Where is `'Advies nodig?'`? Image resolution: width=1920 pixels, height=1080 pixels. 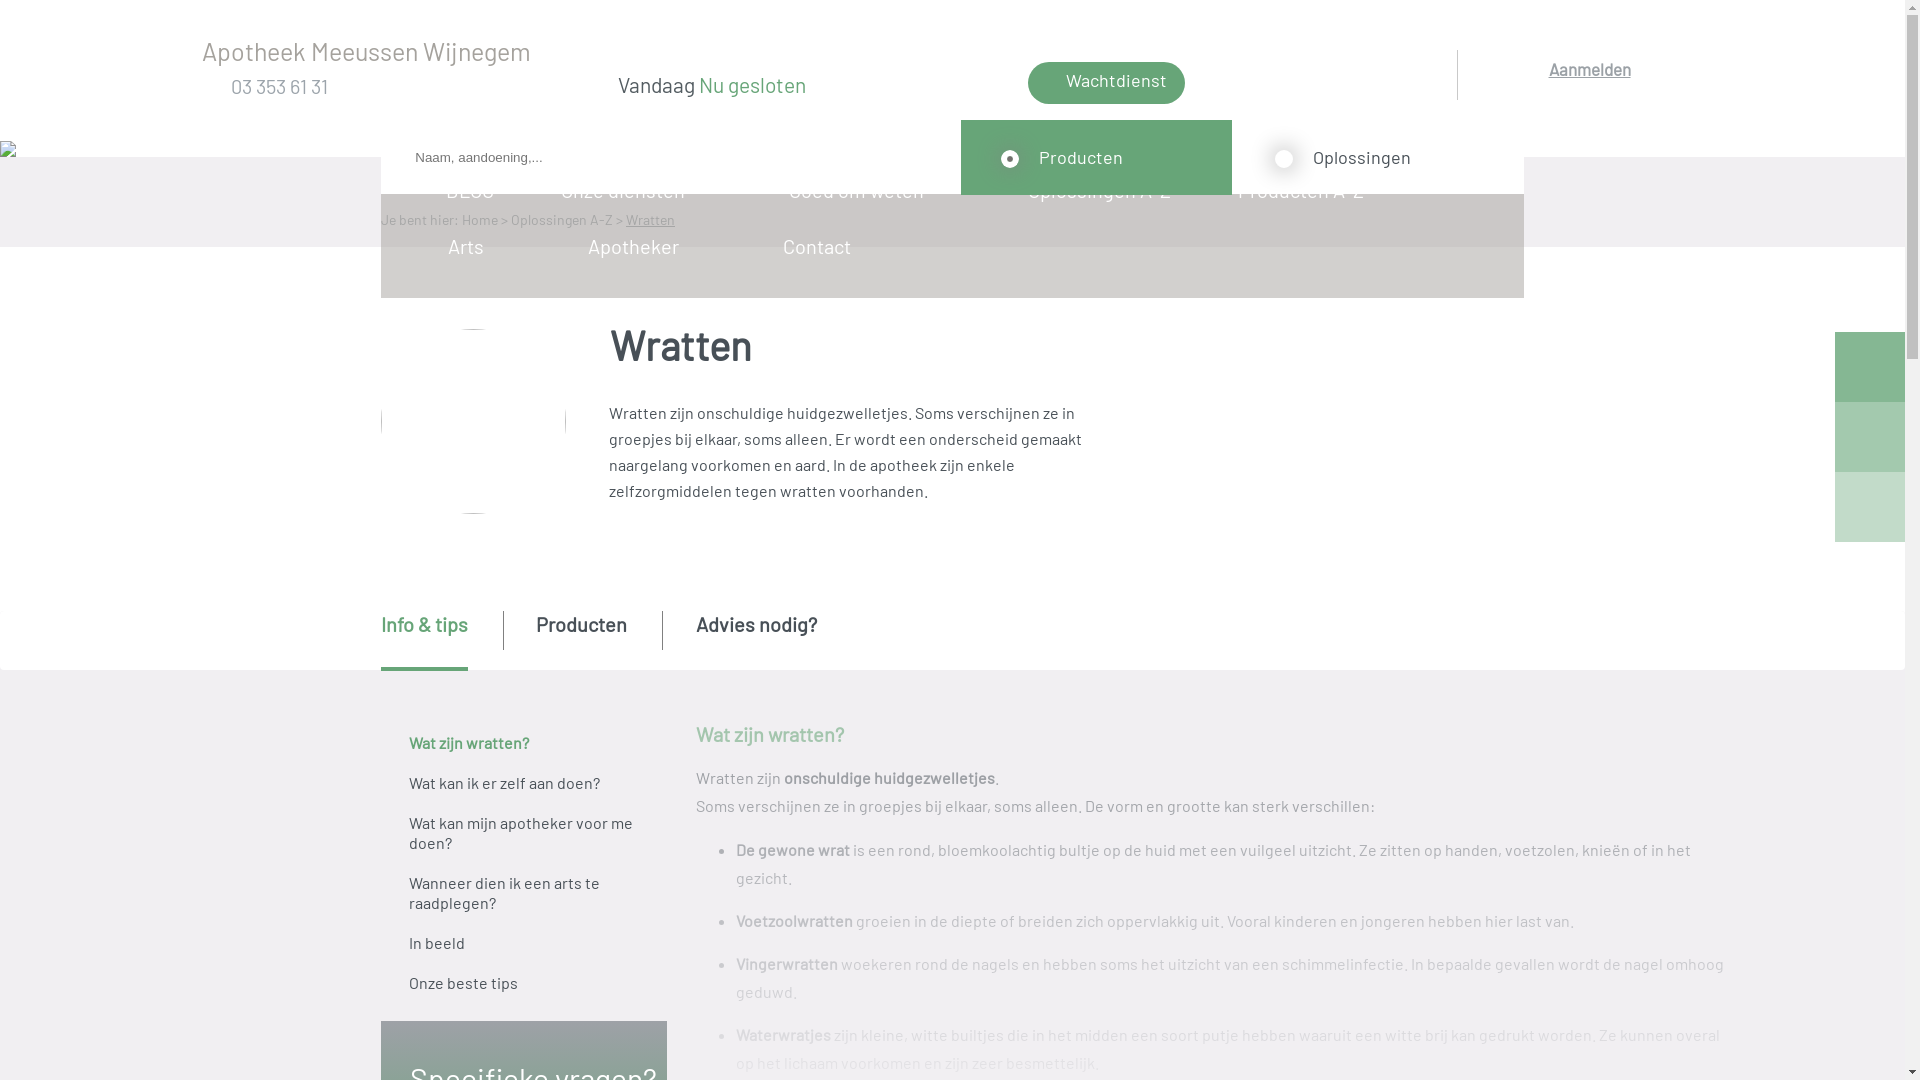 'Advies nodig?' is located at coordinates (755, 639).